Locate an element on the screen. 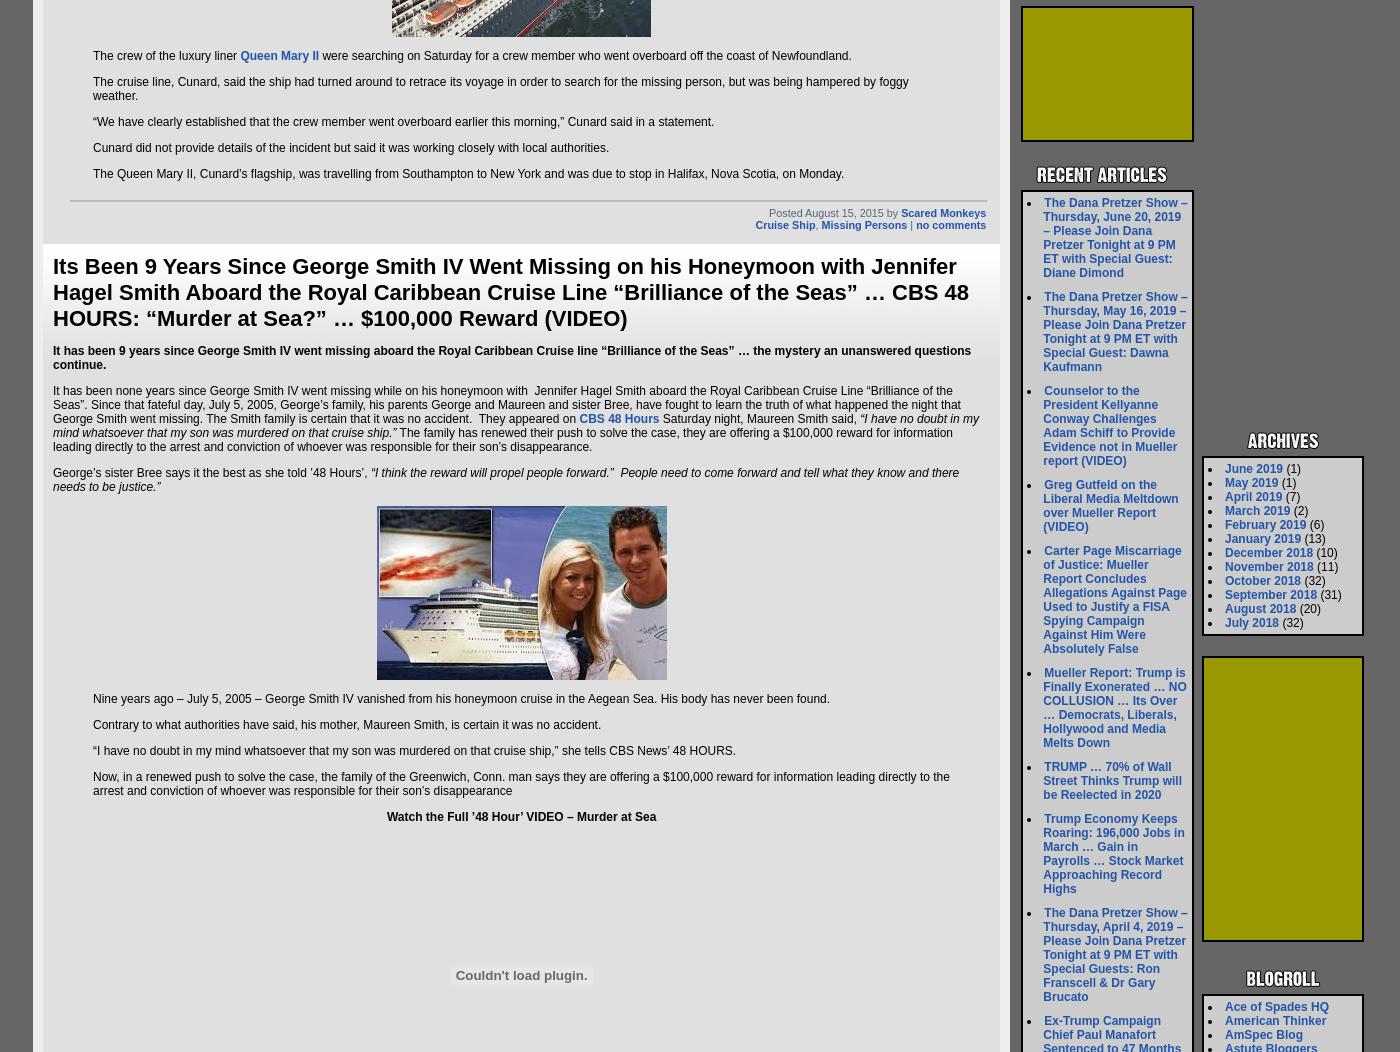 Image resolution: width=1400 pixels, height=1052 pixels. 'The Dana Pretzer Show – Thursday, May 16, 2019 – Please Join Dana Pretzer Tonight at 9 PM ET with Special Guest: Dawna Kaufmann' is located at coordinates (1114, 331).